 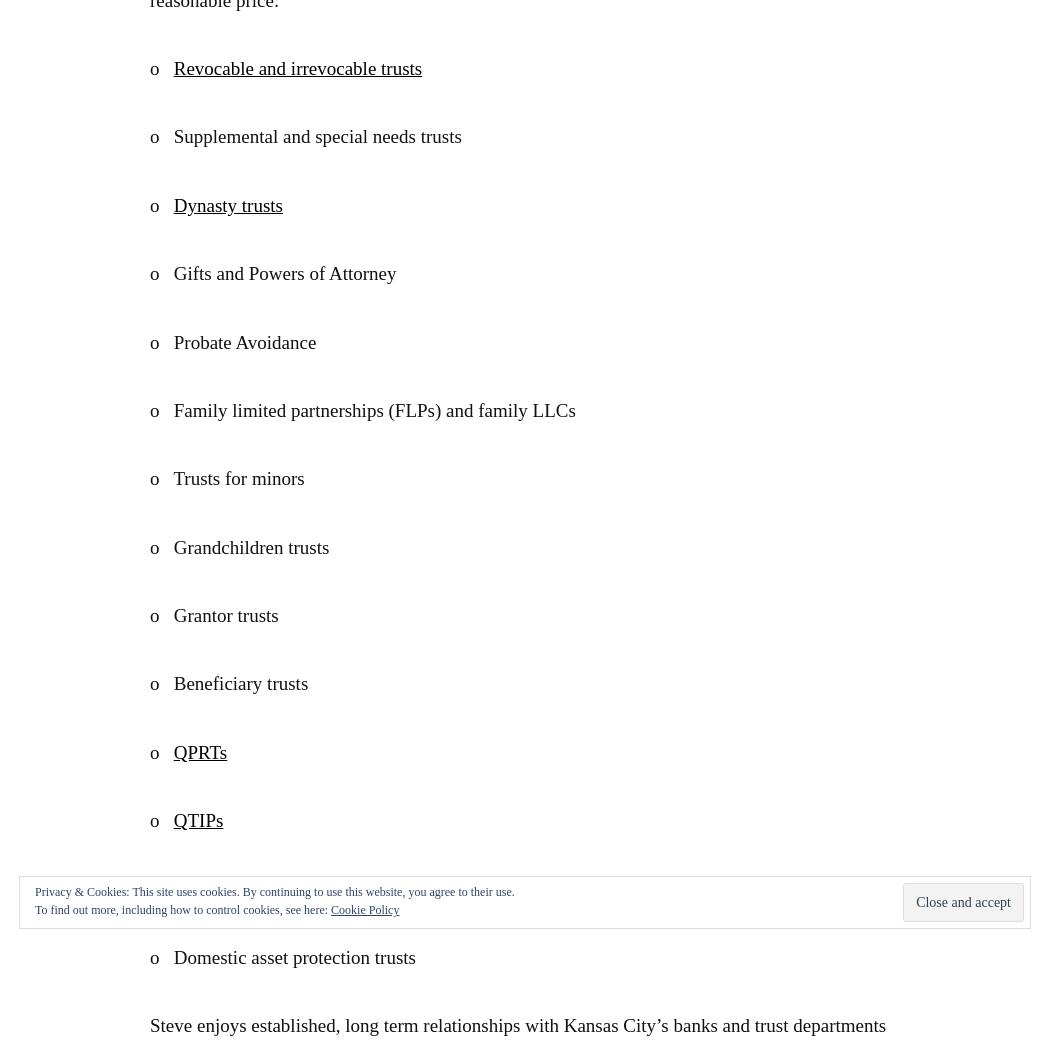 I want to click on 'Cookie Policy', so click(x=363, y=909).